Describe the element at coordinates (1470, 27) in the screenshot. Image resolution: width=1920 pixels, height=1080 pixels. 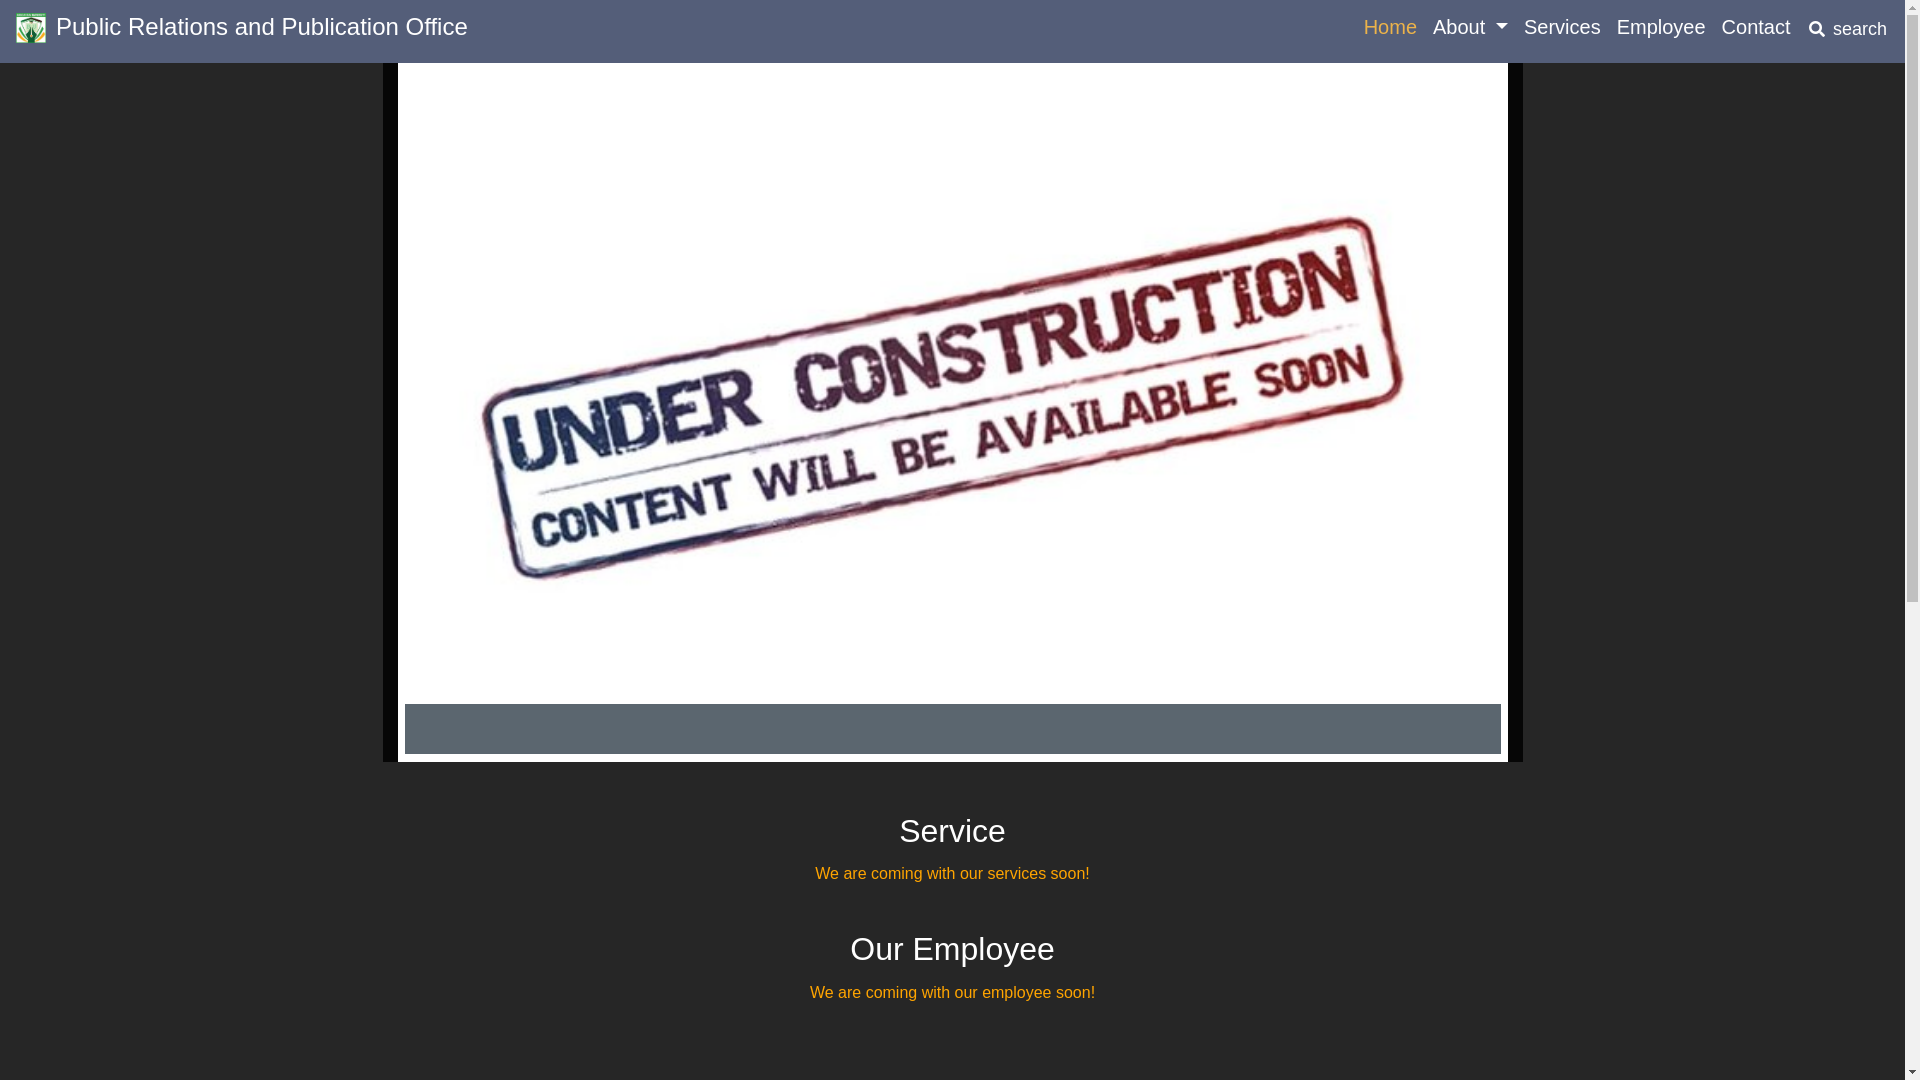
I see `'About'` at that location.